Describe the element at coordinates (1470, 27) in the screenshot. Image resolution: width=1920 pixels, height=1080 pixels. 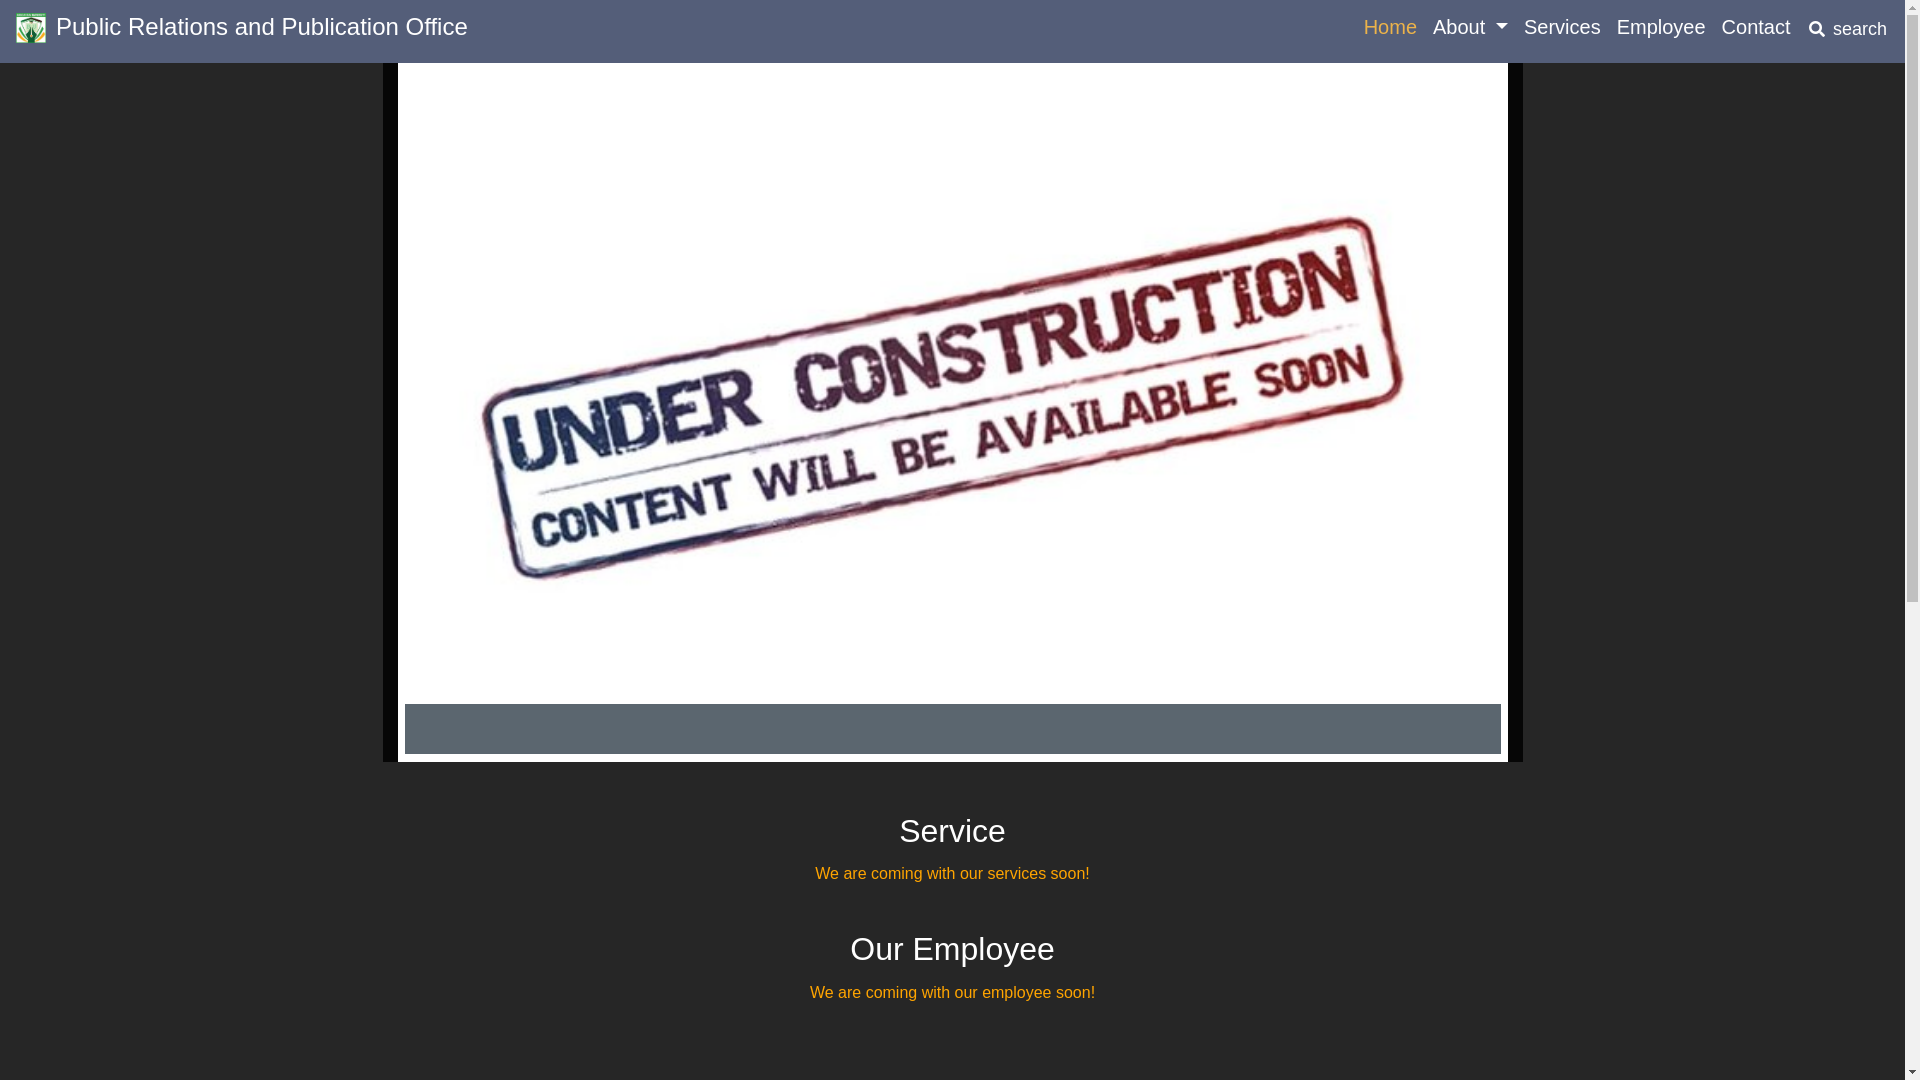
I see `'About'` at that location.